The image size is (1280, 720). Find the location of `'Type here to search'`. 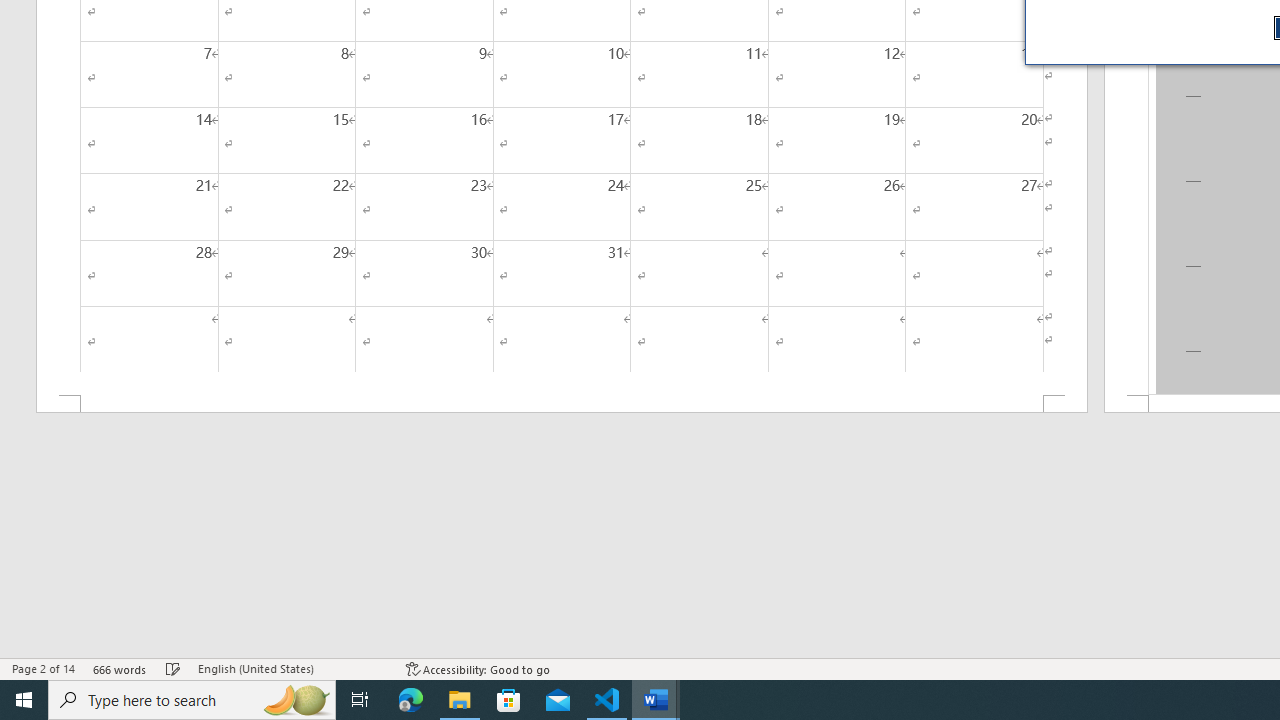

'Type here to search' is located at coordinates (192, 698).